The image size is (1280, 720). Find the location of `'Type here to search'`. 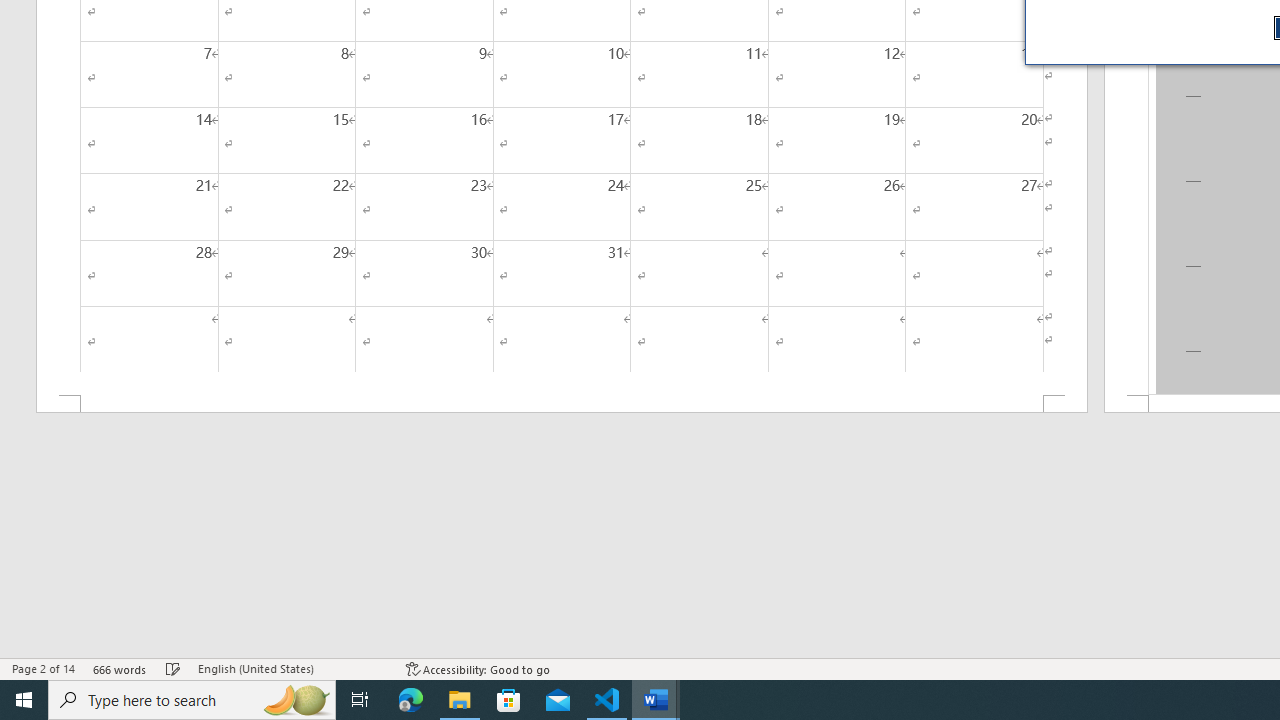

'Type here to search' is located at coordinates (192, 698).